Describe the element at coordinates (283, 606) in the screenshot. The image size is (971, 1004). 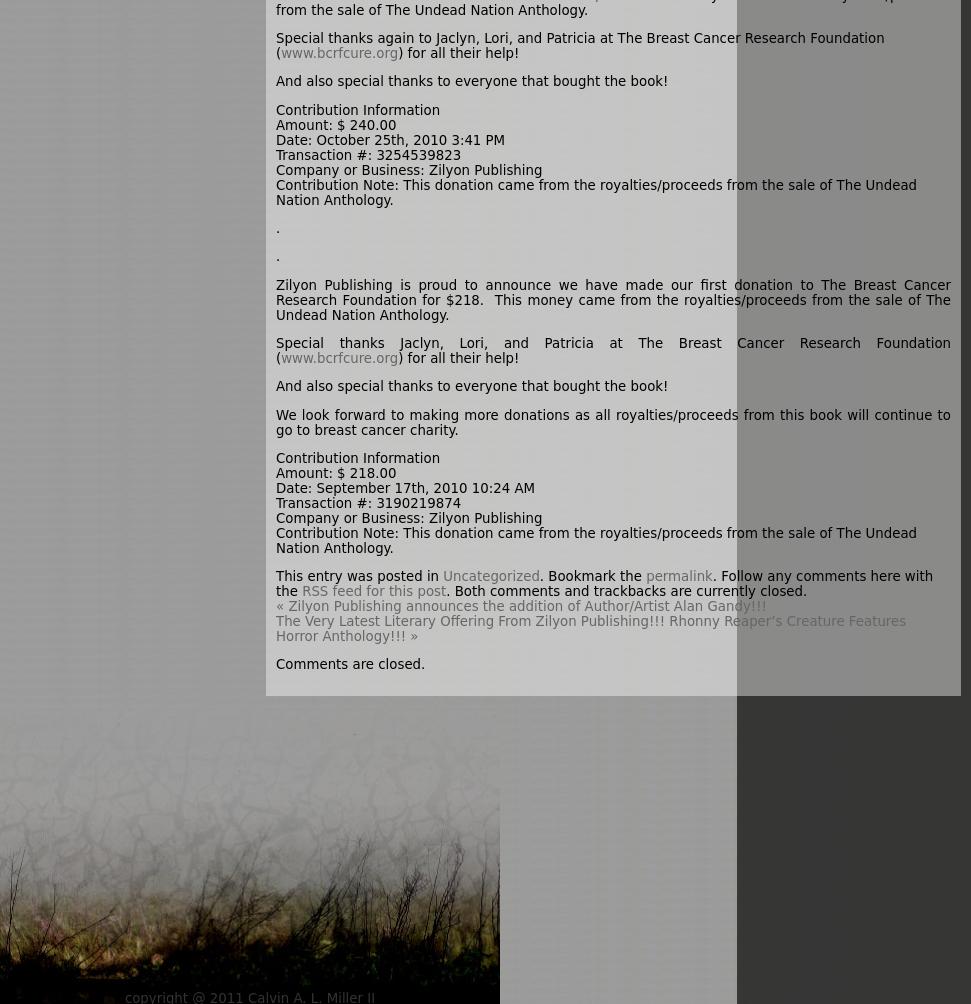
I see `'Zilyon Publishing announces the addition of Author/Artist Alan Gandy!!!'` at that location.